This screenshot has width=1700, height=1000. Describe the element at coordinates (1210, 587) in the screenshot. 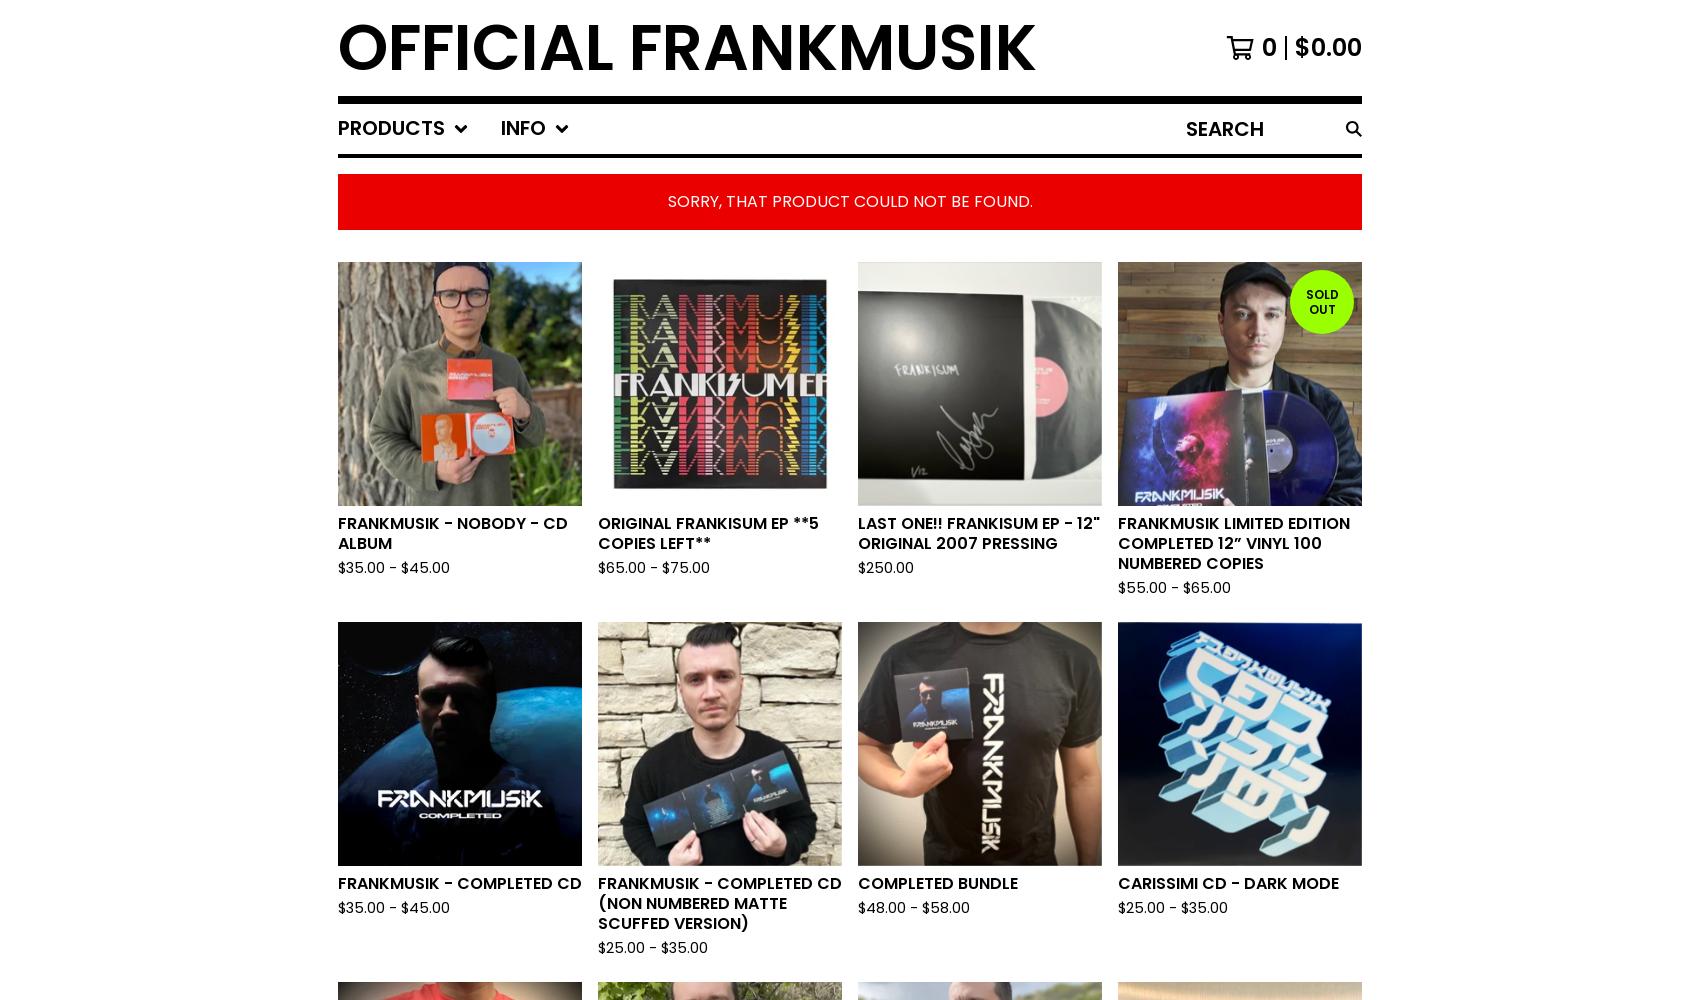

I see `'65.00'` at that location.